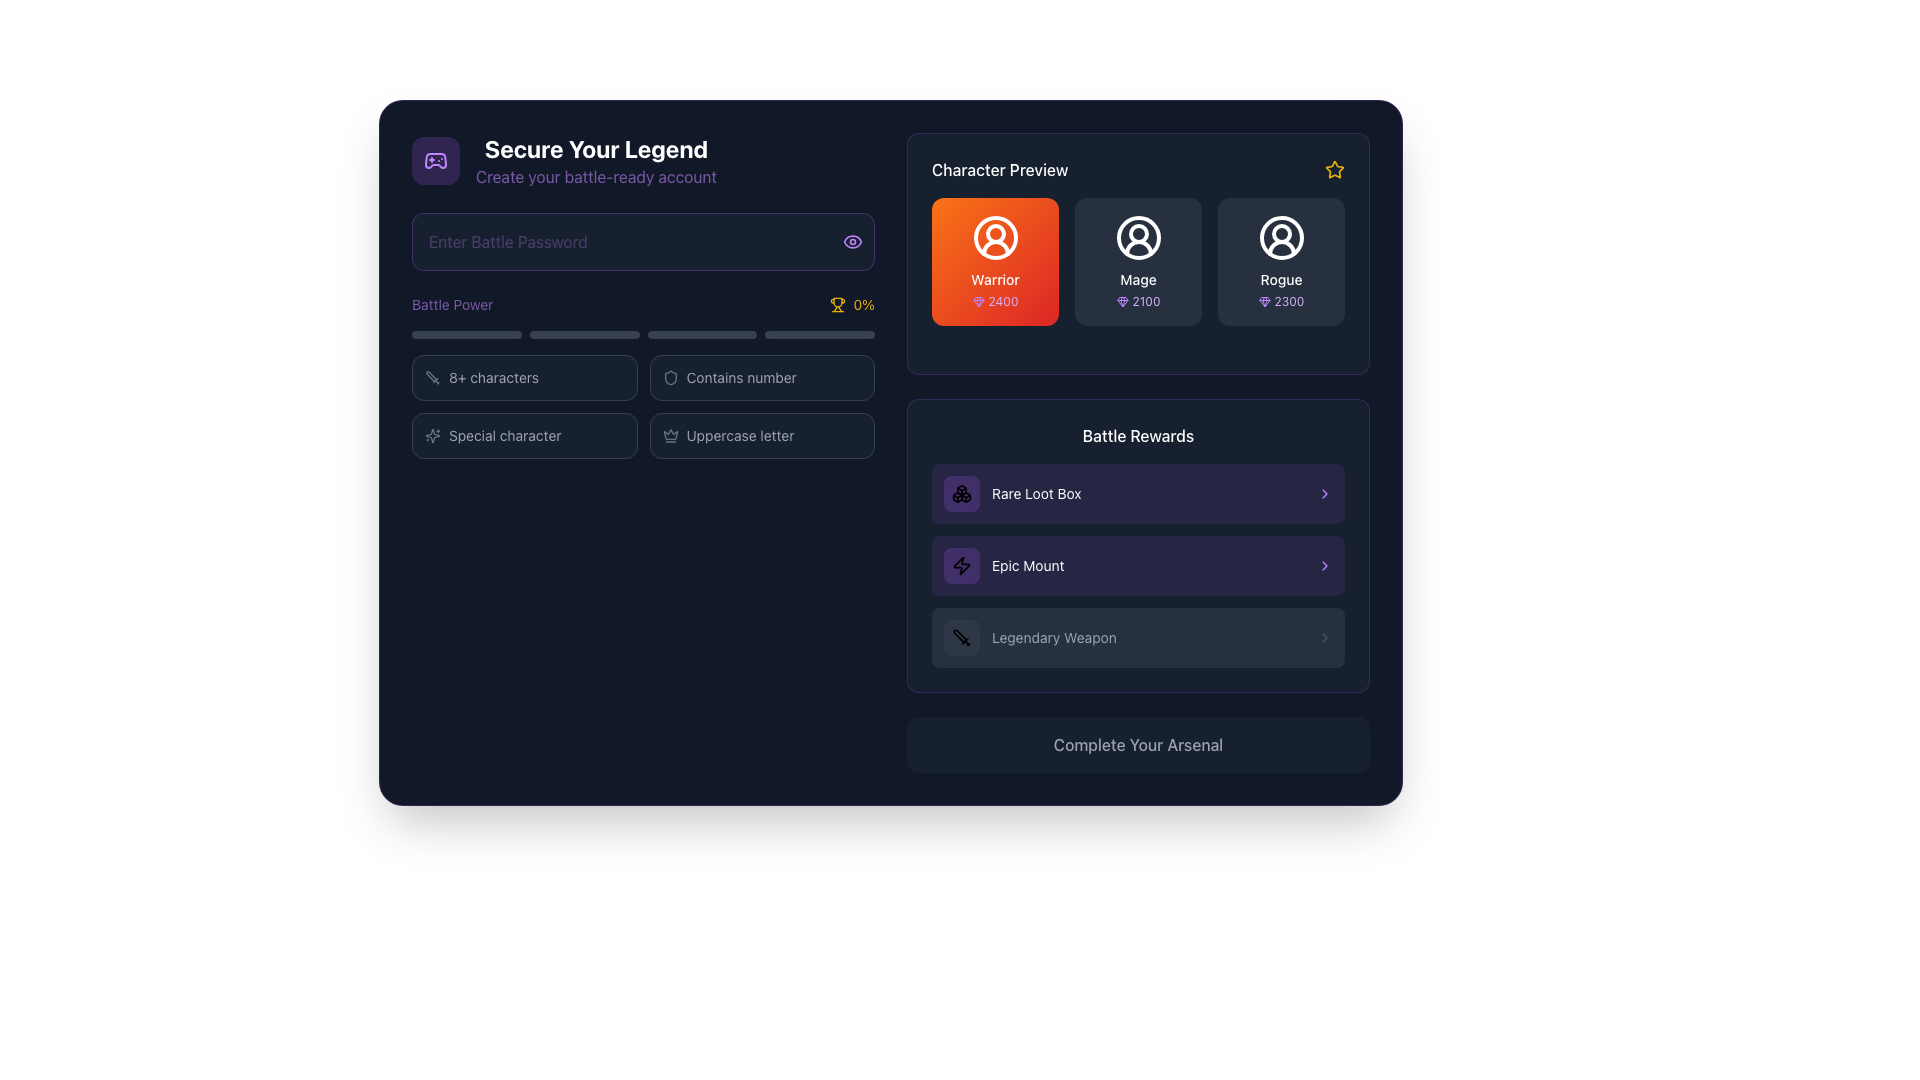  Describe the element at coordinates (740, 378) in the screenshot. I see `the label or text description indicating a condition or requirement related to numbers, located in the middle-left section of the interface under the 'Battle Power' label` at that location.